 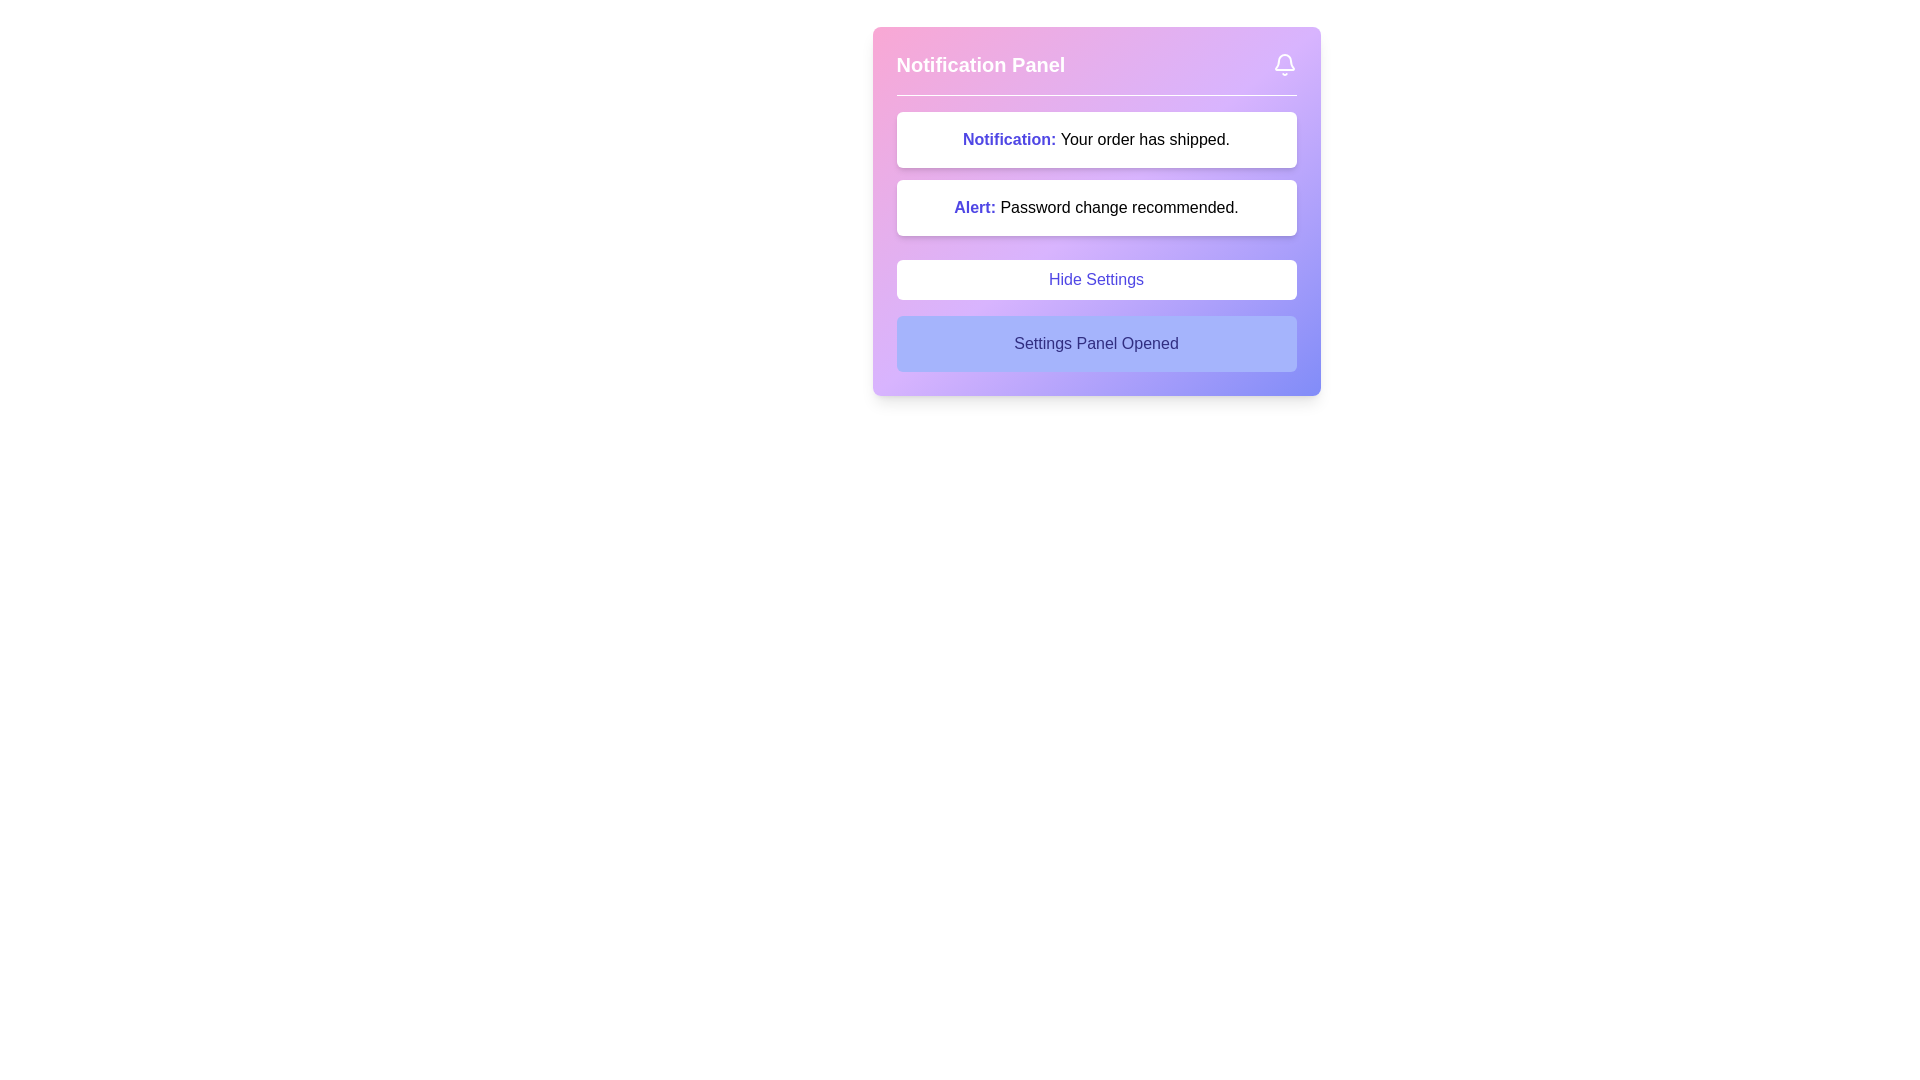 What do you see at coordinates (1095, 138) in the screenshot?
I see `the top notification box that displays messages about updates or actions, specifically indicating a shipped order` at bounding box center [1095, 138].